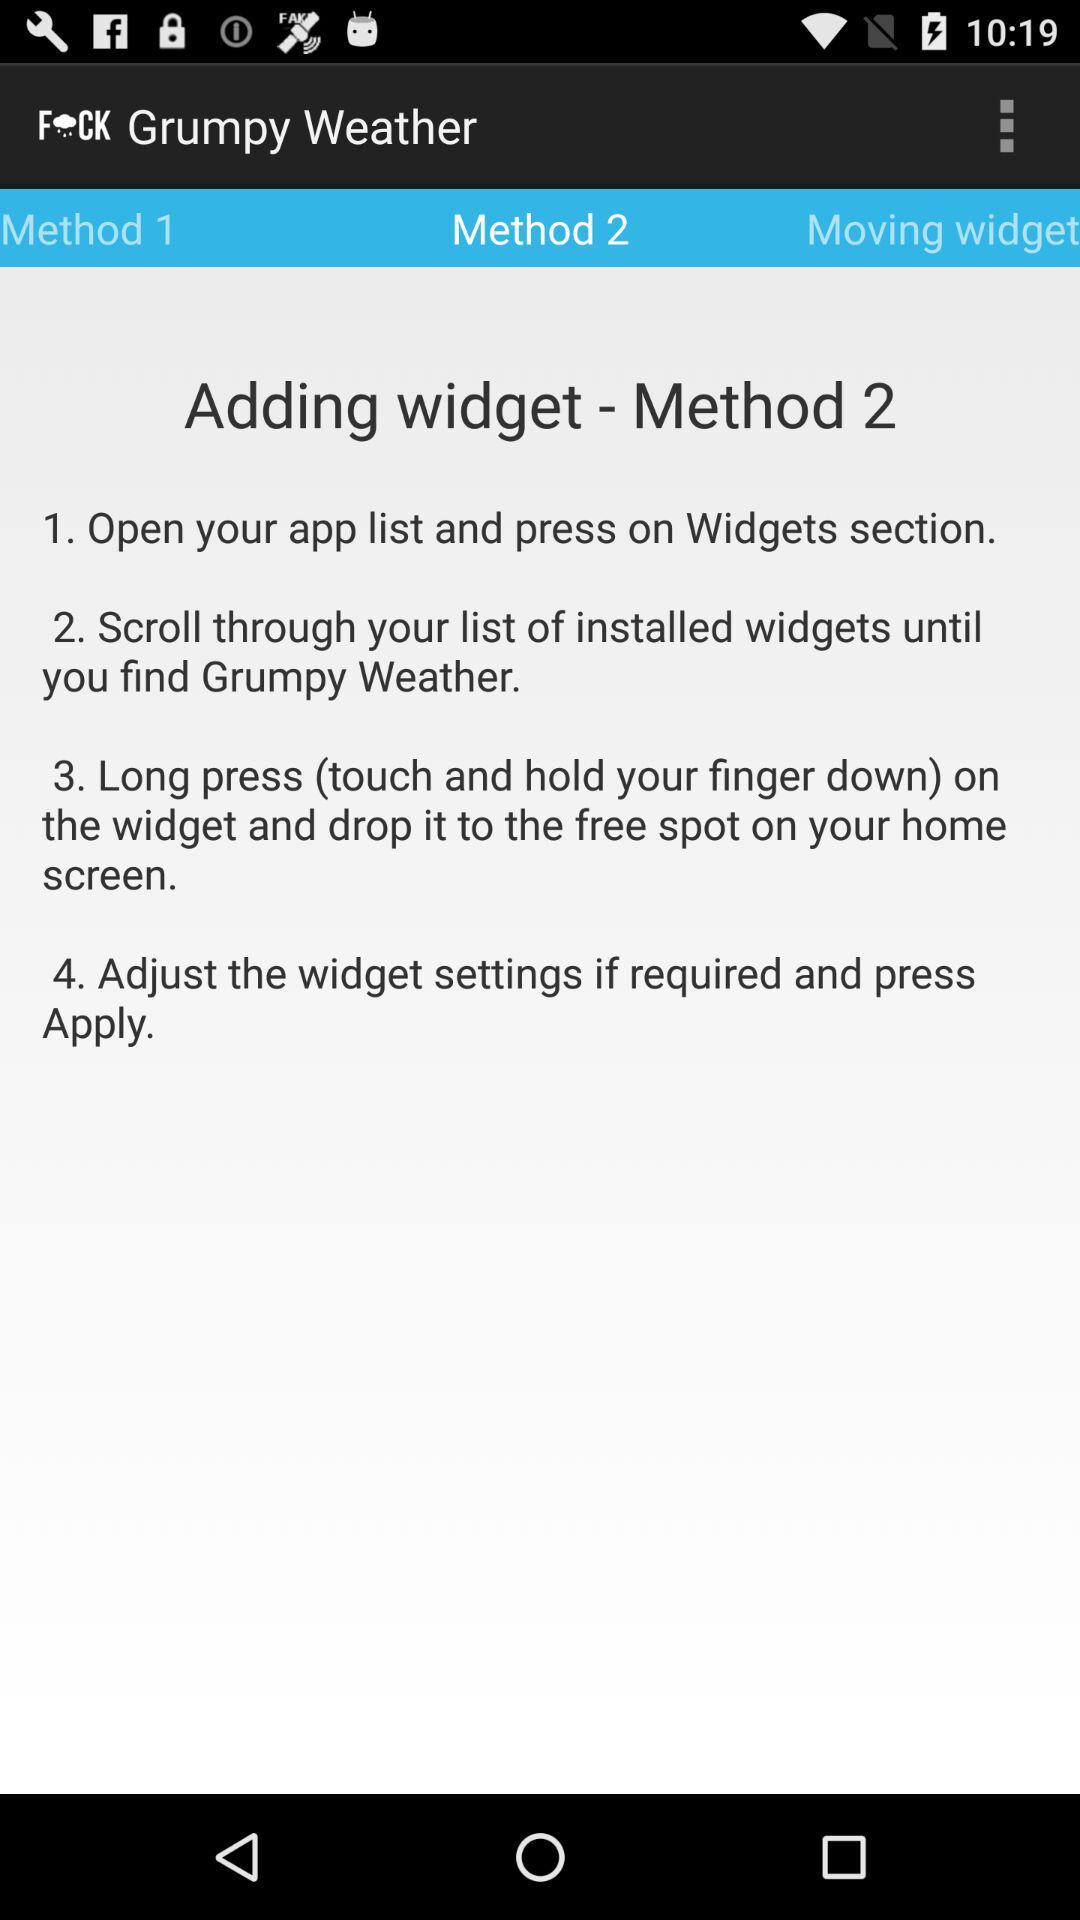 Image resolution: width=1080 pixels, height=1920 pixels. I want to click on icon above the moving widget app, so click(1006, 124).